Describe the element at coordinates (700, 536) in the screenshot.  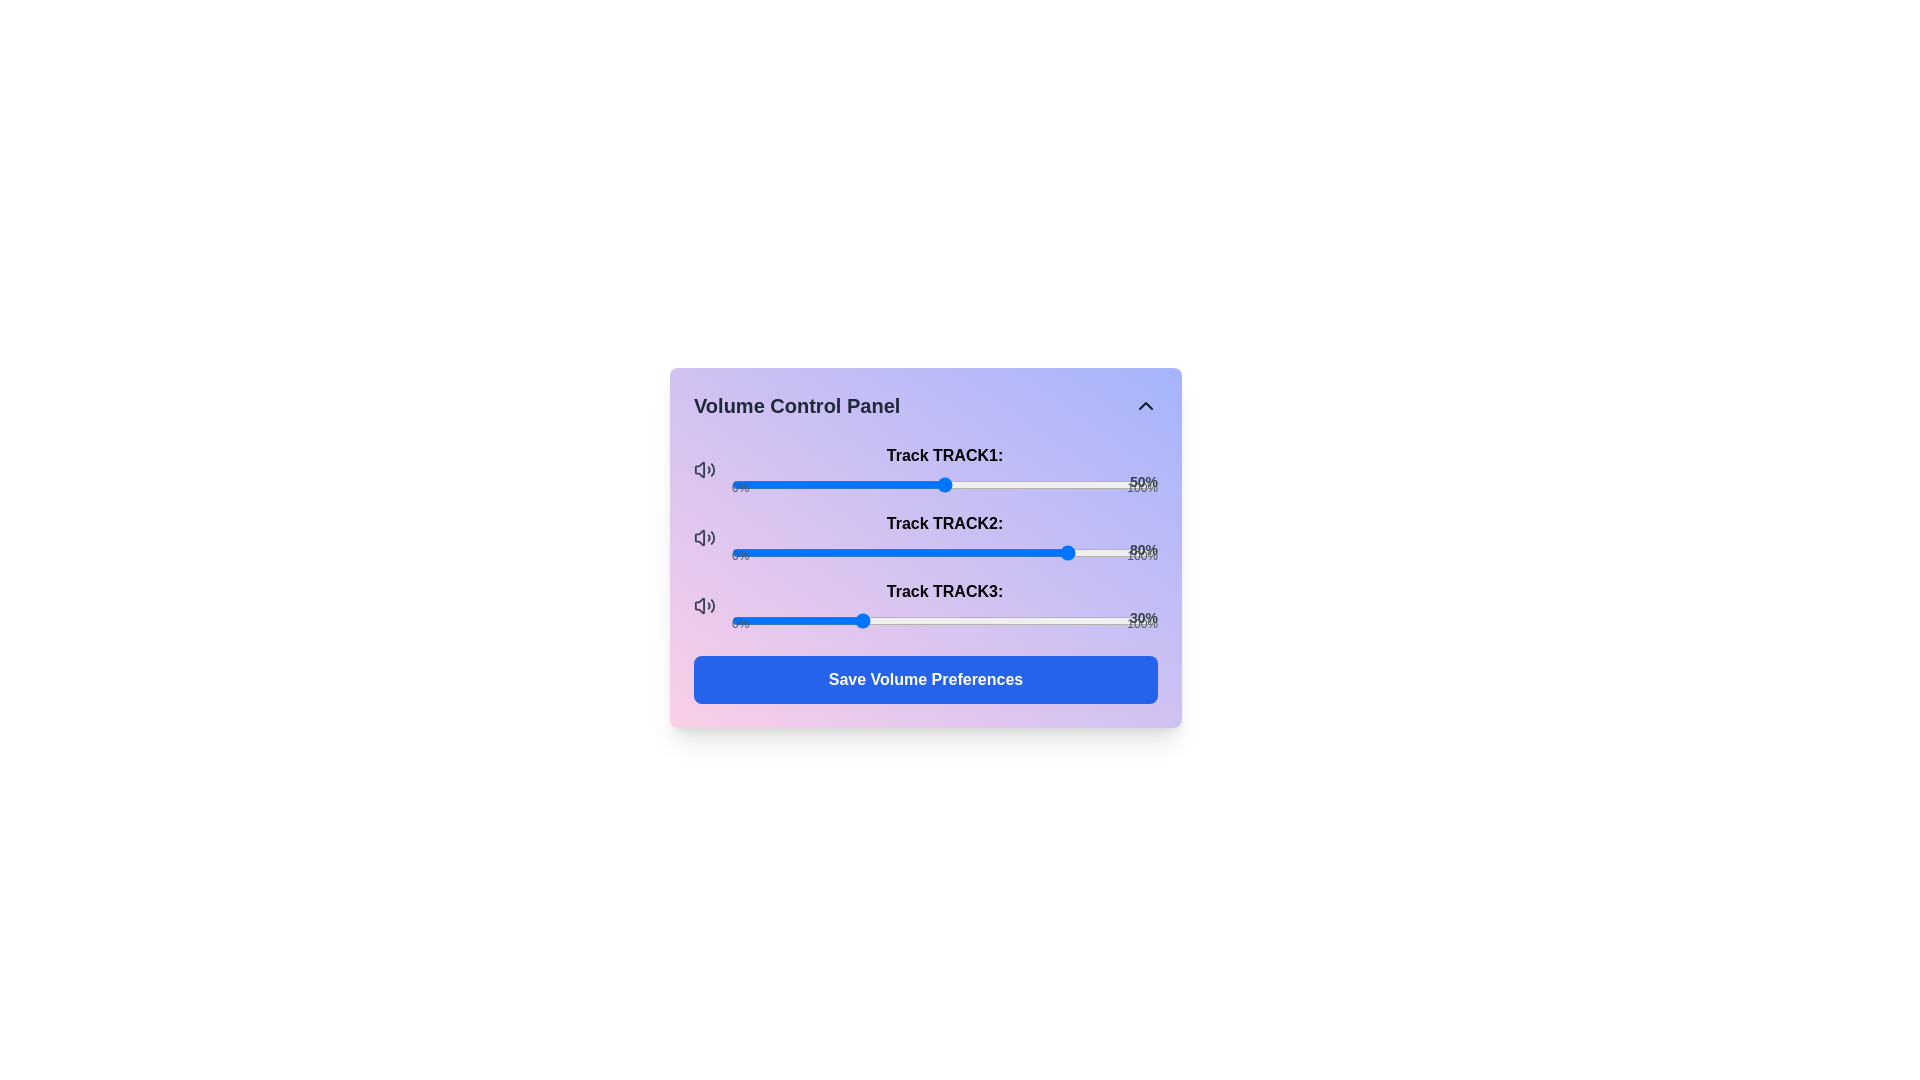
I see `the speaker icon representing the volume control for 'Track 2' to elicit a tooltip or animation` at that location.